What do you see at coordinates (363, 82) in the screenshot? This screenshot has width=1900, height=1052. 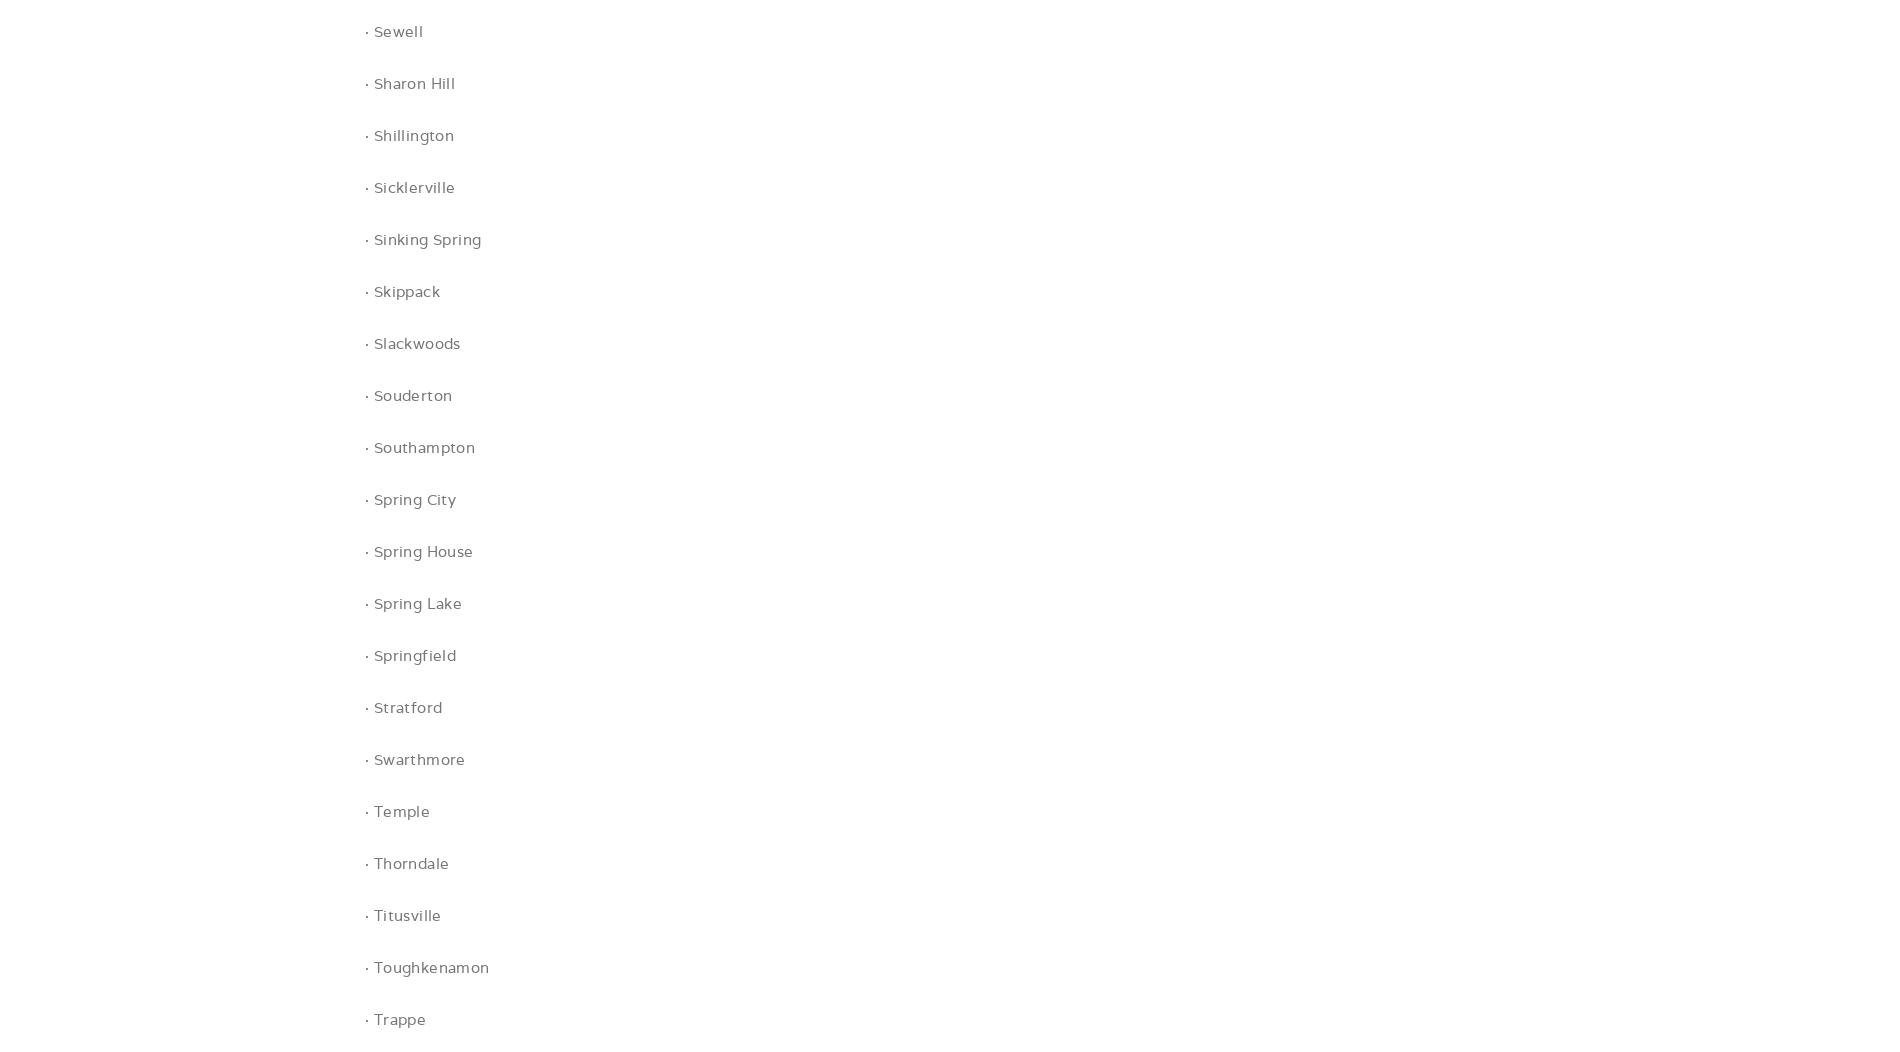 I see `'· Sharon Hill'` at bounding box center [363, 82].